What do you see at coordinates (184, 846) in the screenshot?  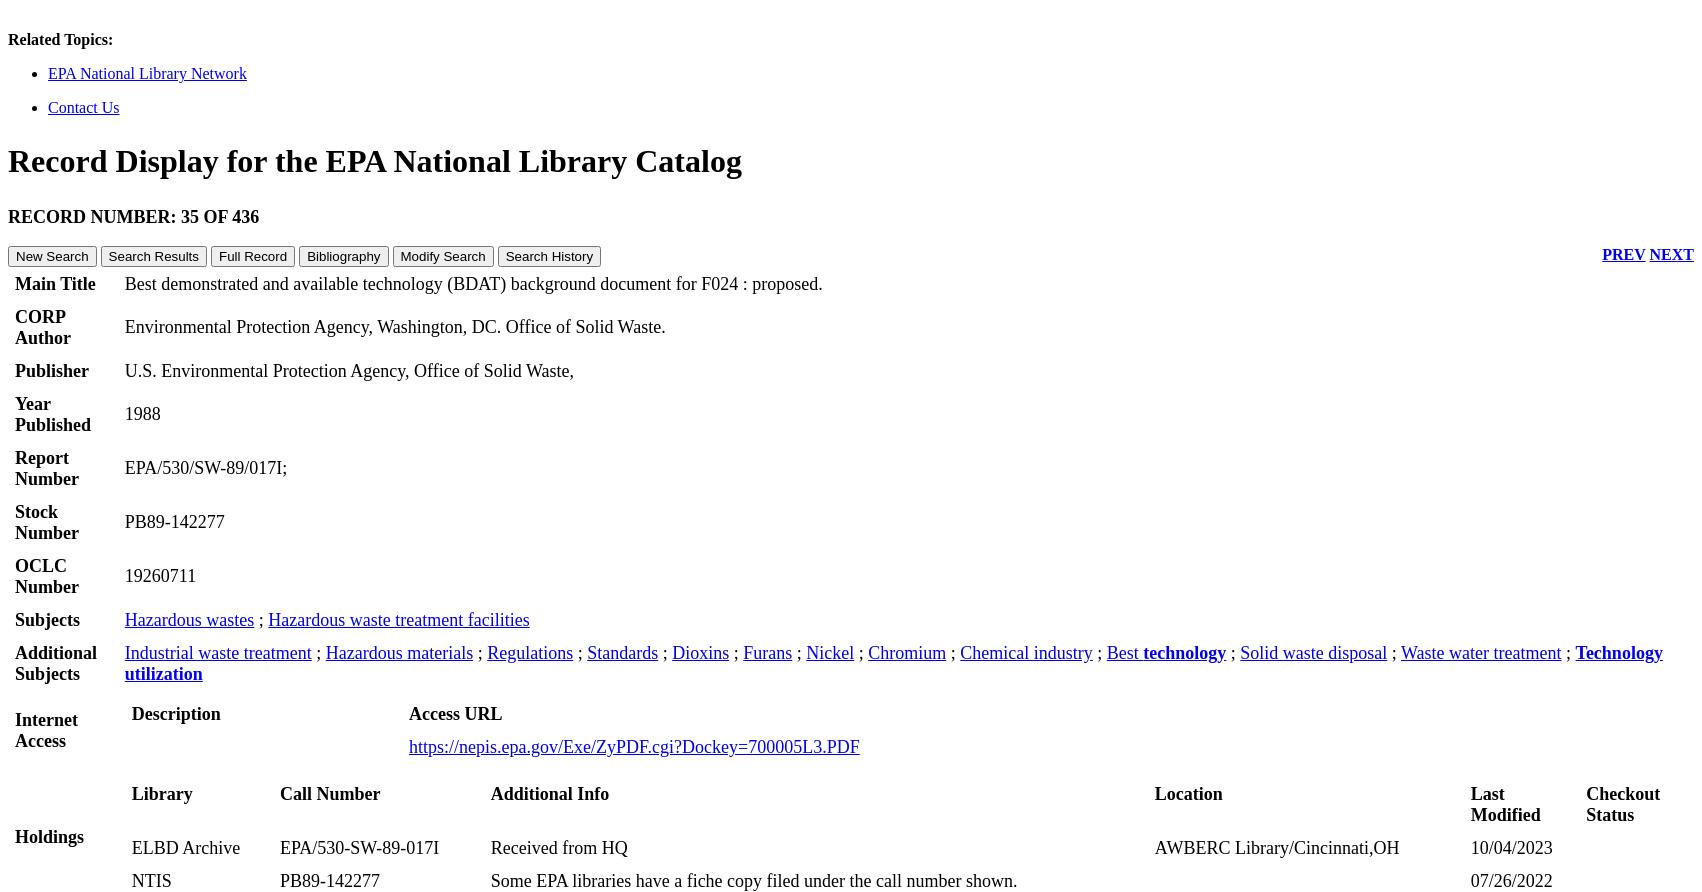 I see `'ELBD Archive'` at bounding box center [184, 846].